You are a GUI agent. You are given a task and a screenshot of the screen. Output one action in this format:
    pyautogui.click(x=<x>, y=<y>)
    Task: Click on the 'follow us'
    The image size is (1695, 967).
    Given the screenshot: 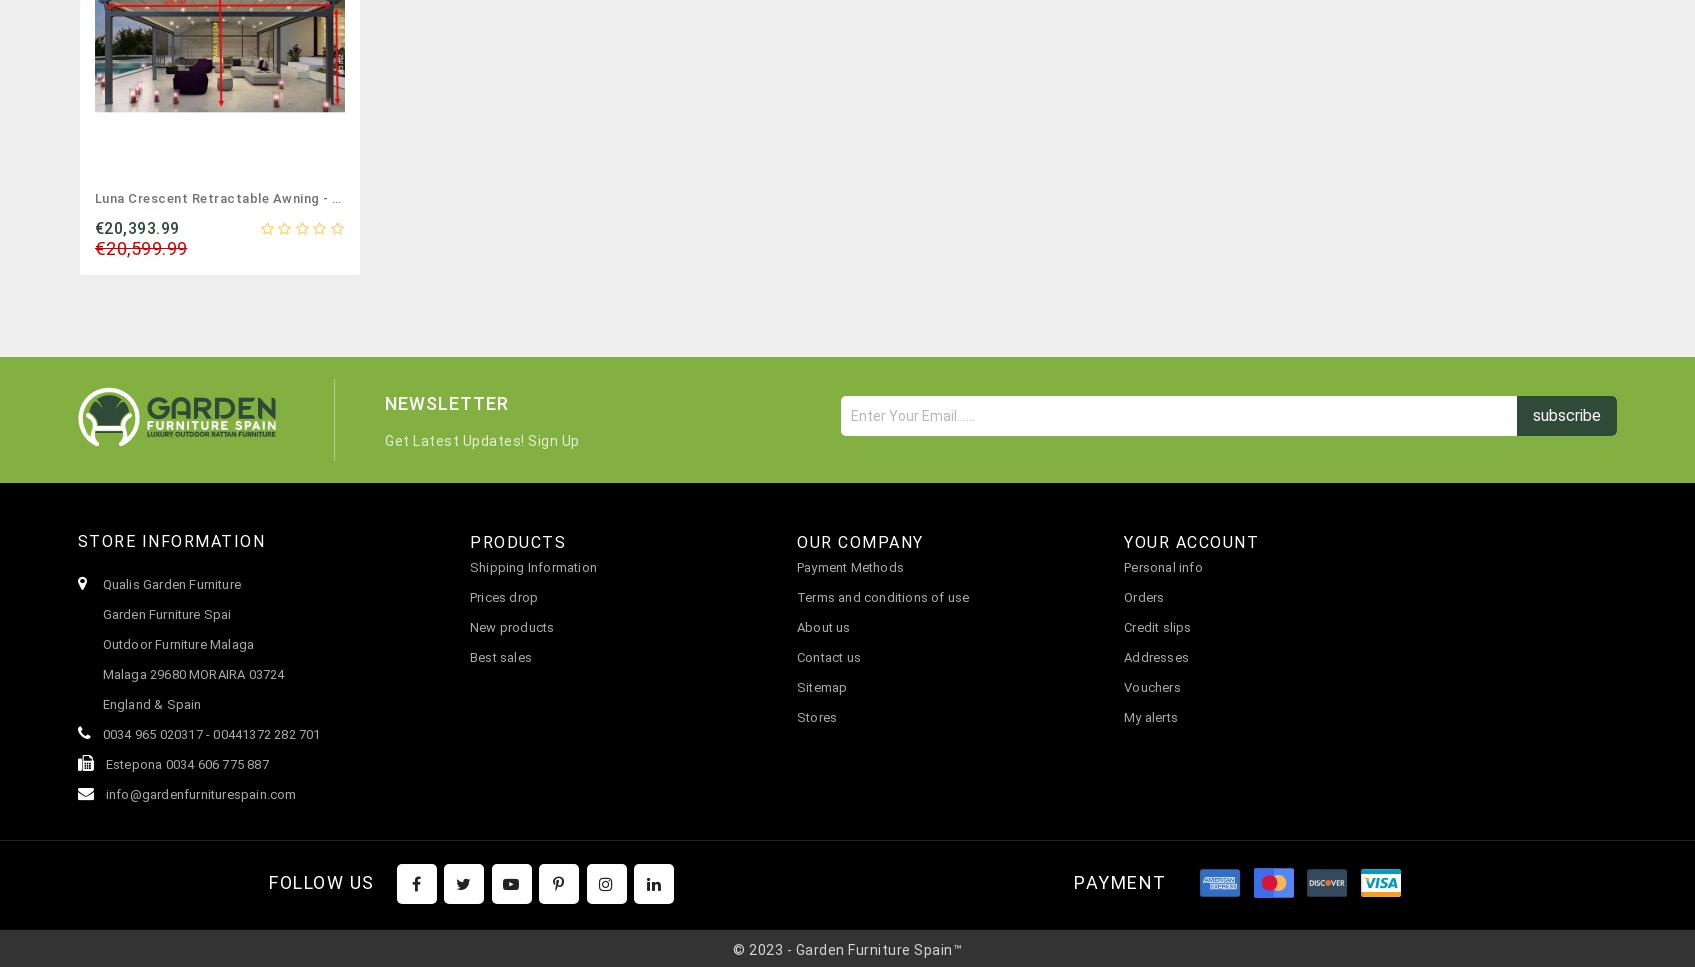 What is the action you would take?
    pyautogui.click(x=321, y=881)
    